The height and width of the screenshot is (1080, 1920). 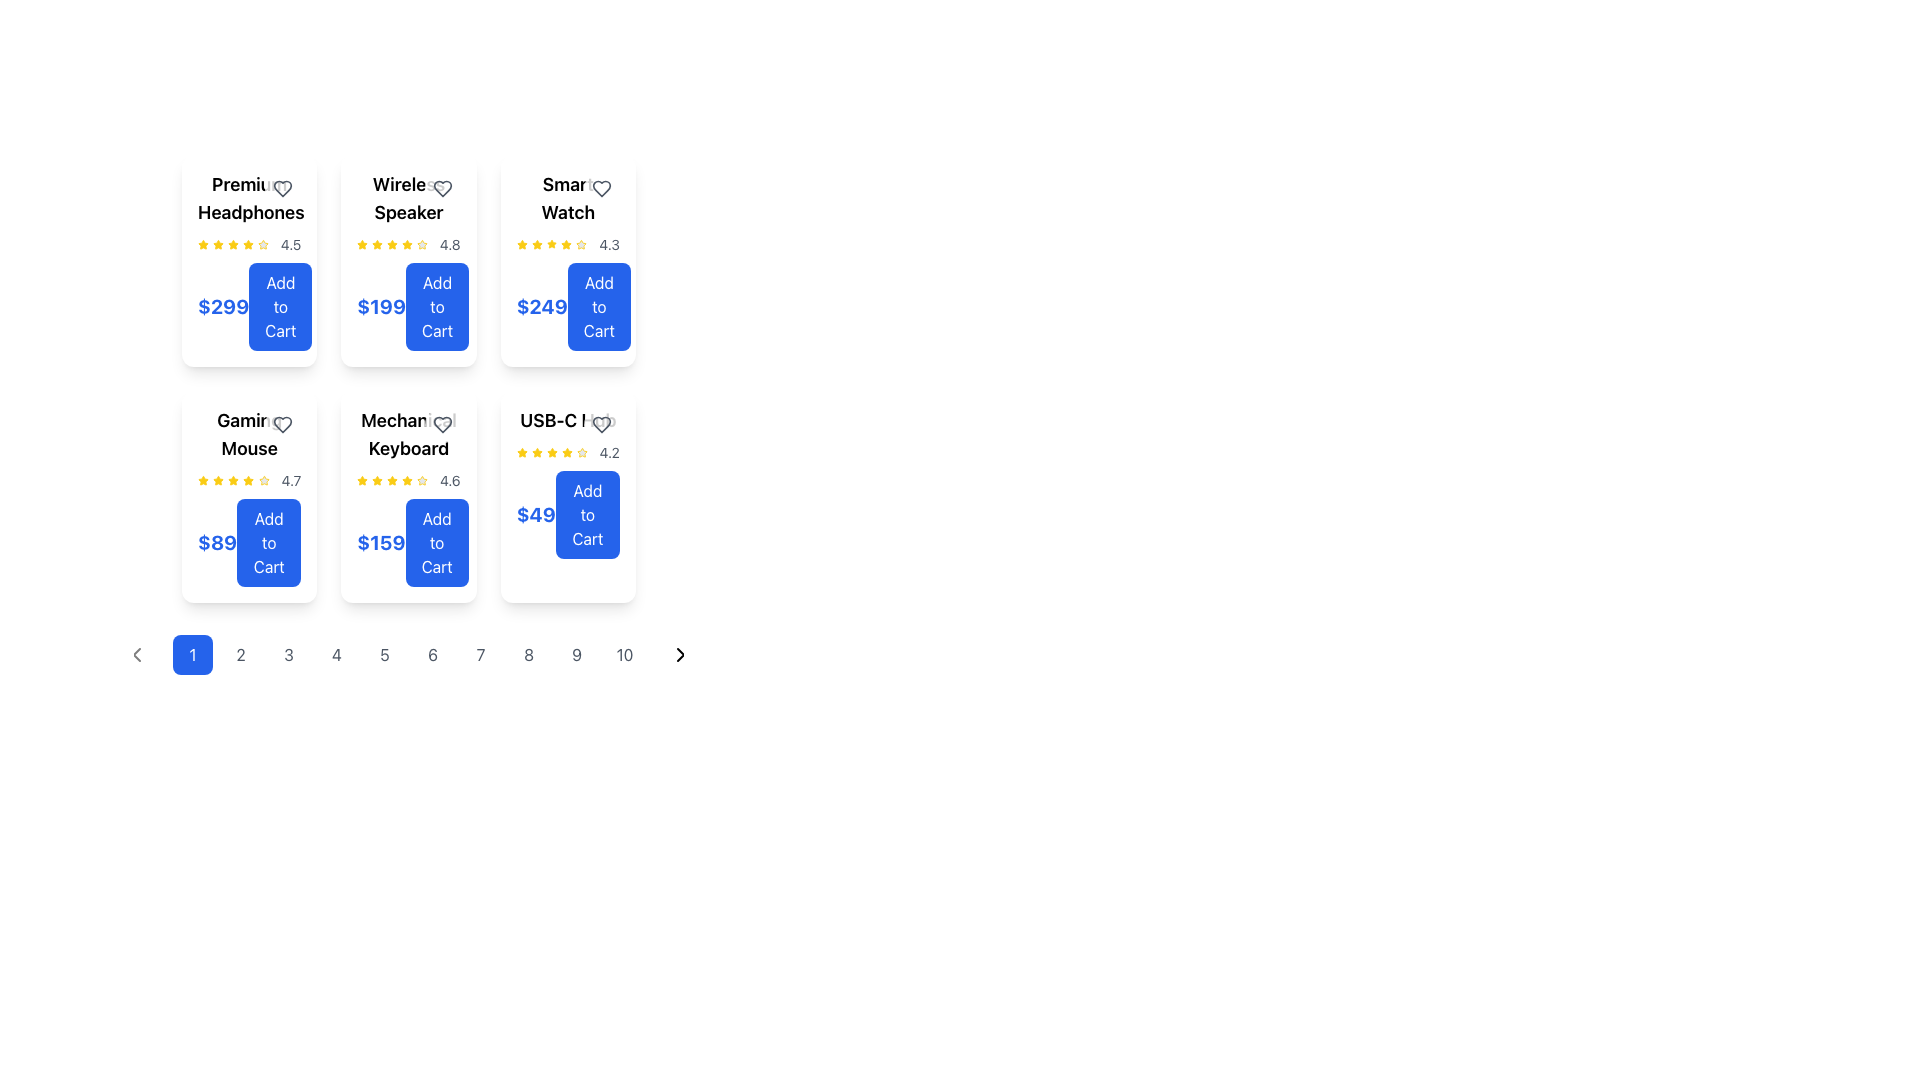 What do you see at coordinates (406, 243) in the screenshot?
I see `the star icon located in the second item of the top row in the review section to interact with the rating` at bounding box center [406, 243].